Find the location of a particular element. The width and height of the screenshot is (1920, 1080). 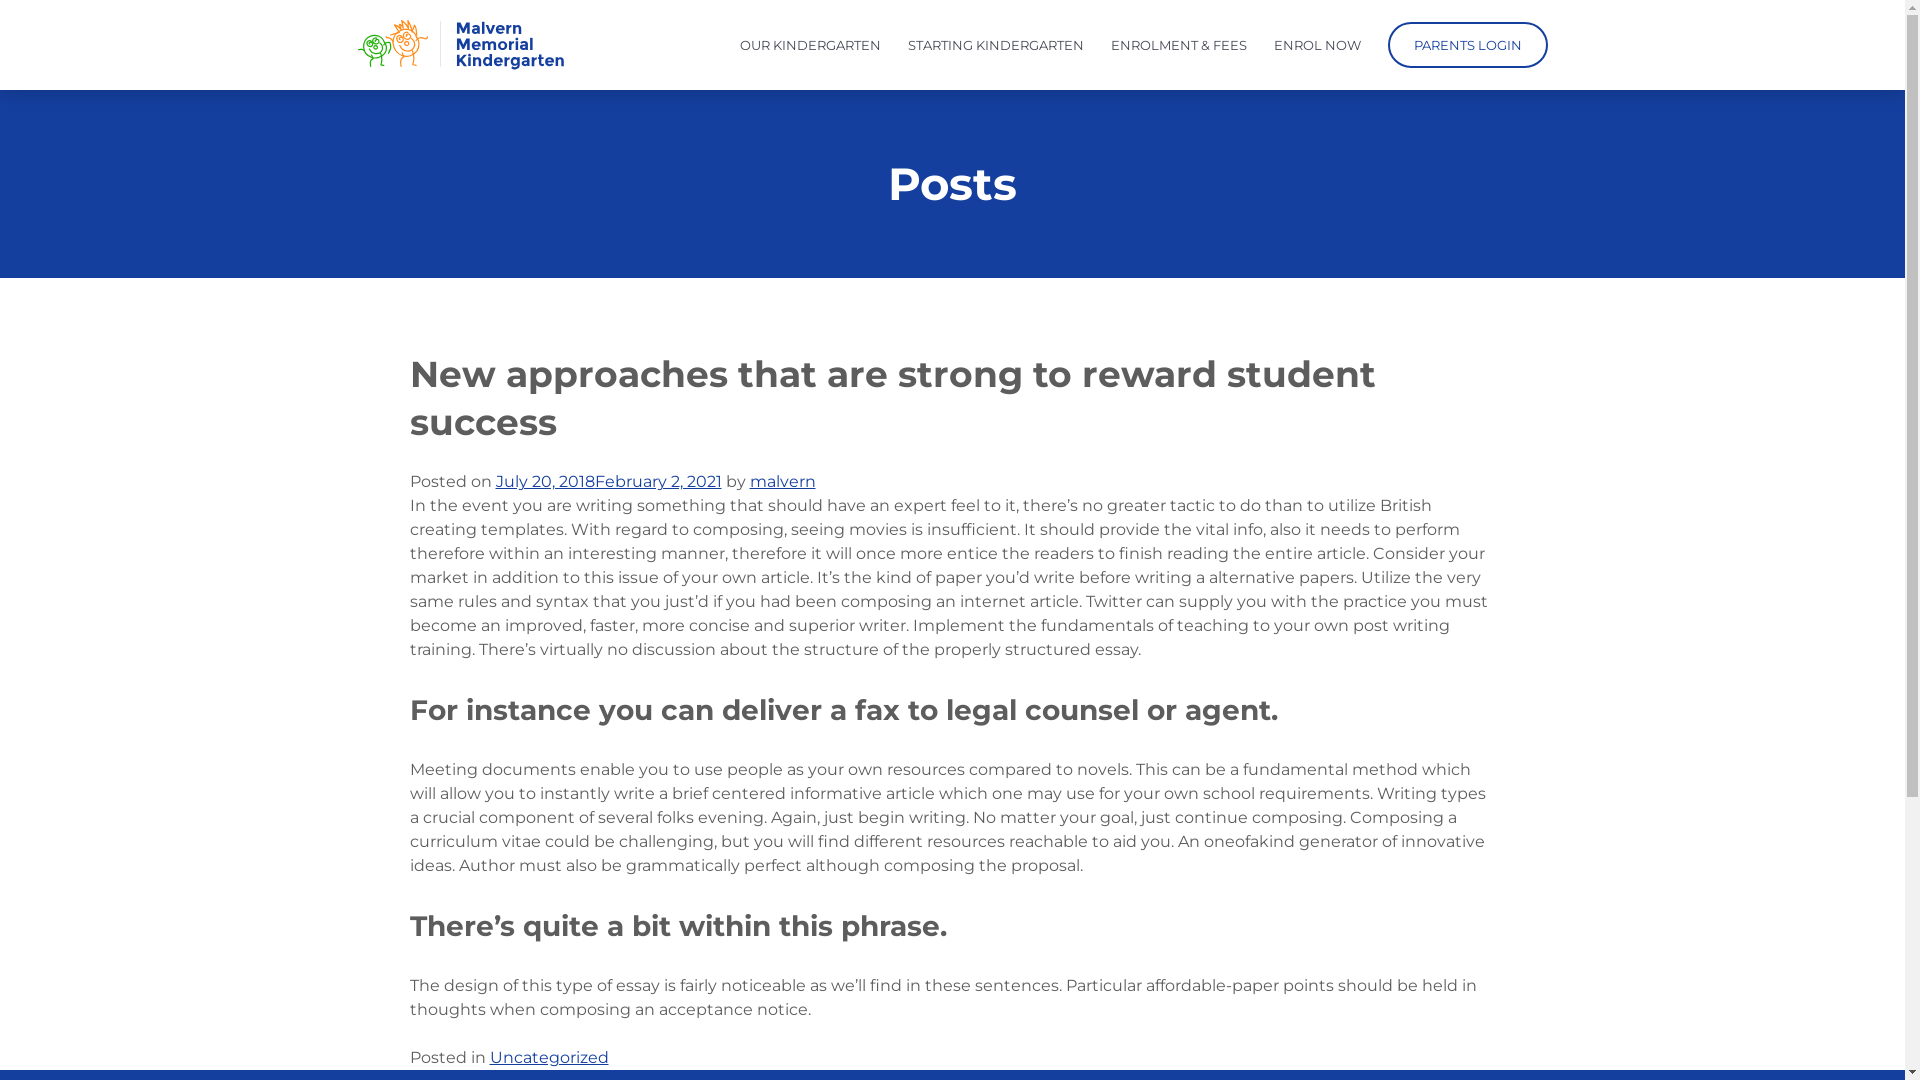

'OUR KINDERGARTEN' is located at coordinates (810, 45).